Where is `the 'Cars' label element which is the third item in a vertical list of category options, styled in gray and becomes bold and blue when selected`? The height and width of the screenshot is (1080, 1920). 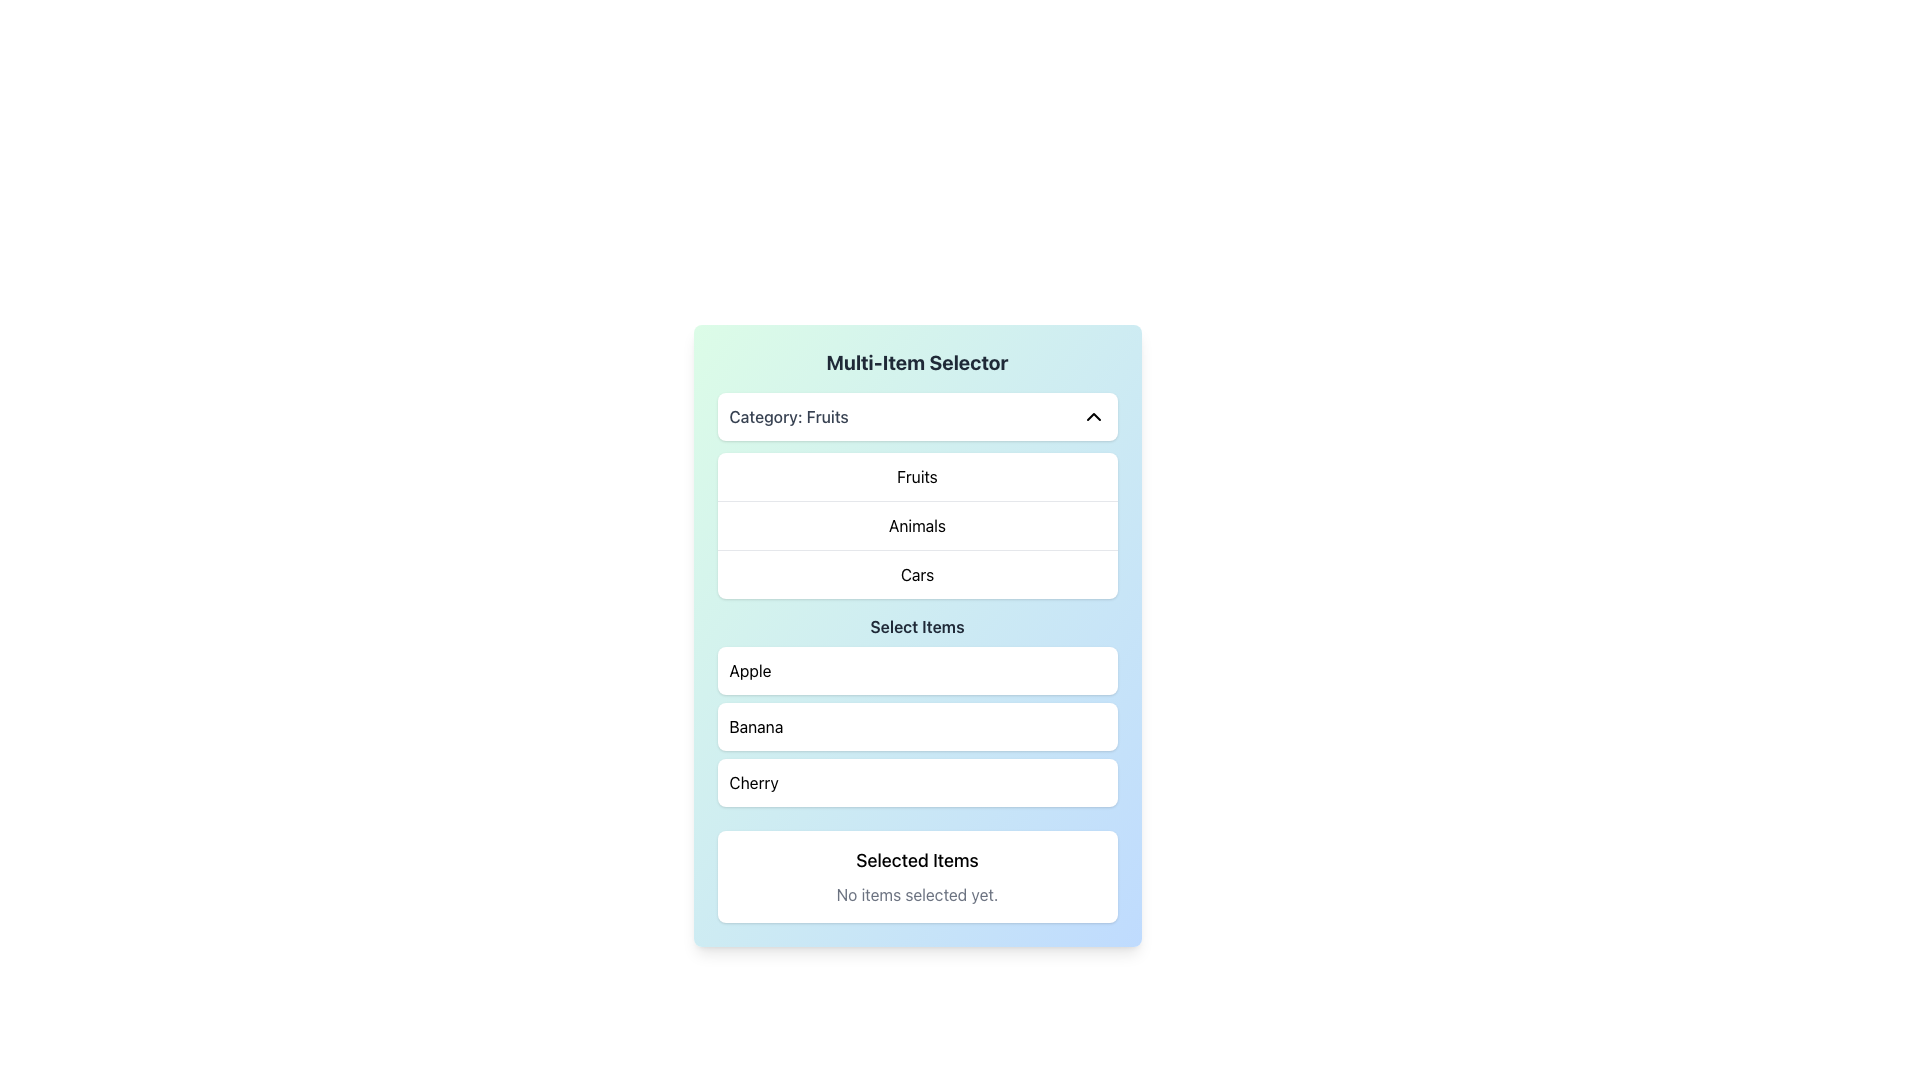
the 'Cars' label element which is the third item in a vertical list of category options, styled in gray and becomes bold and blue when selected is located at coordinates (916, 574).